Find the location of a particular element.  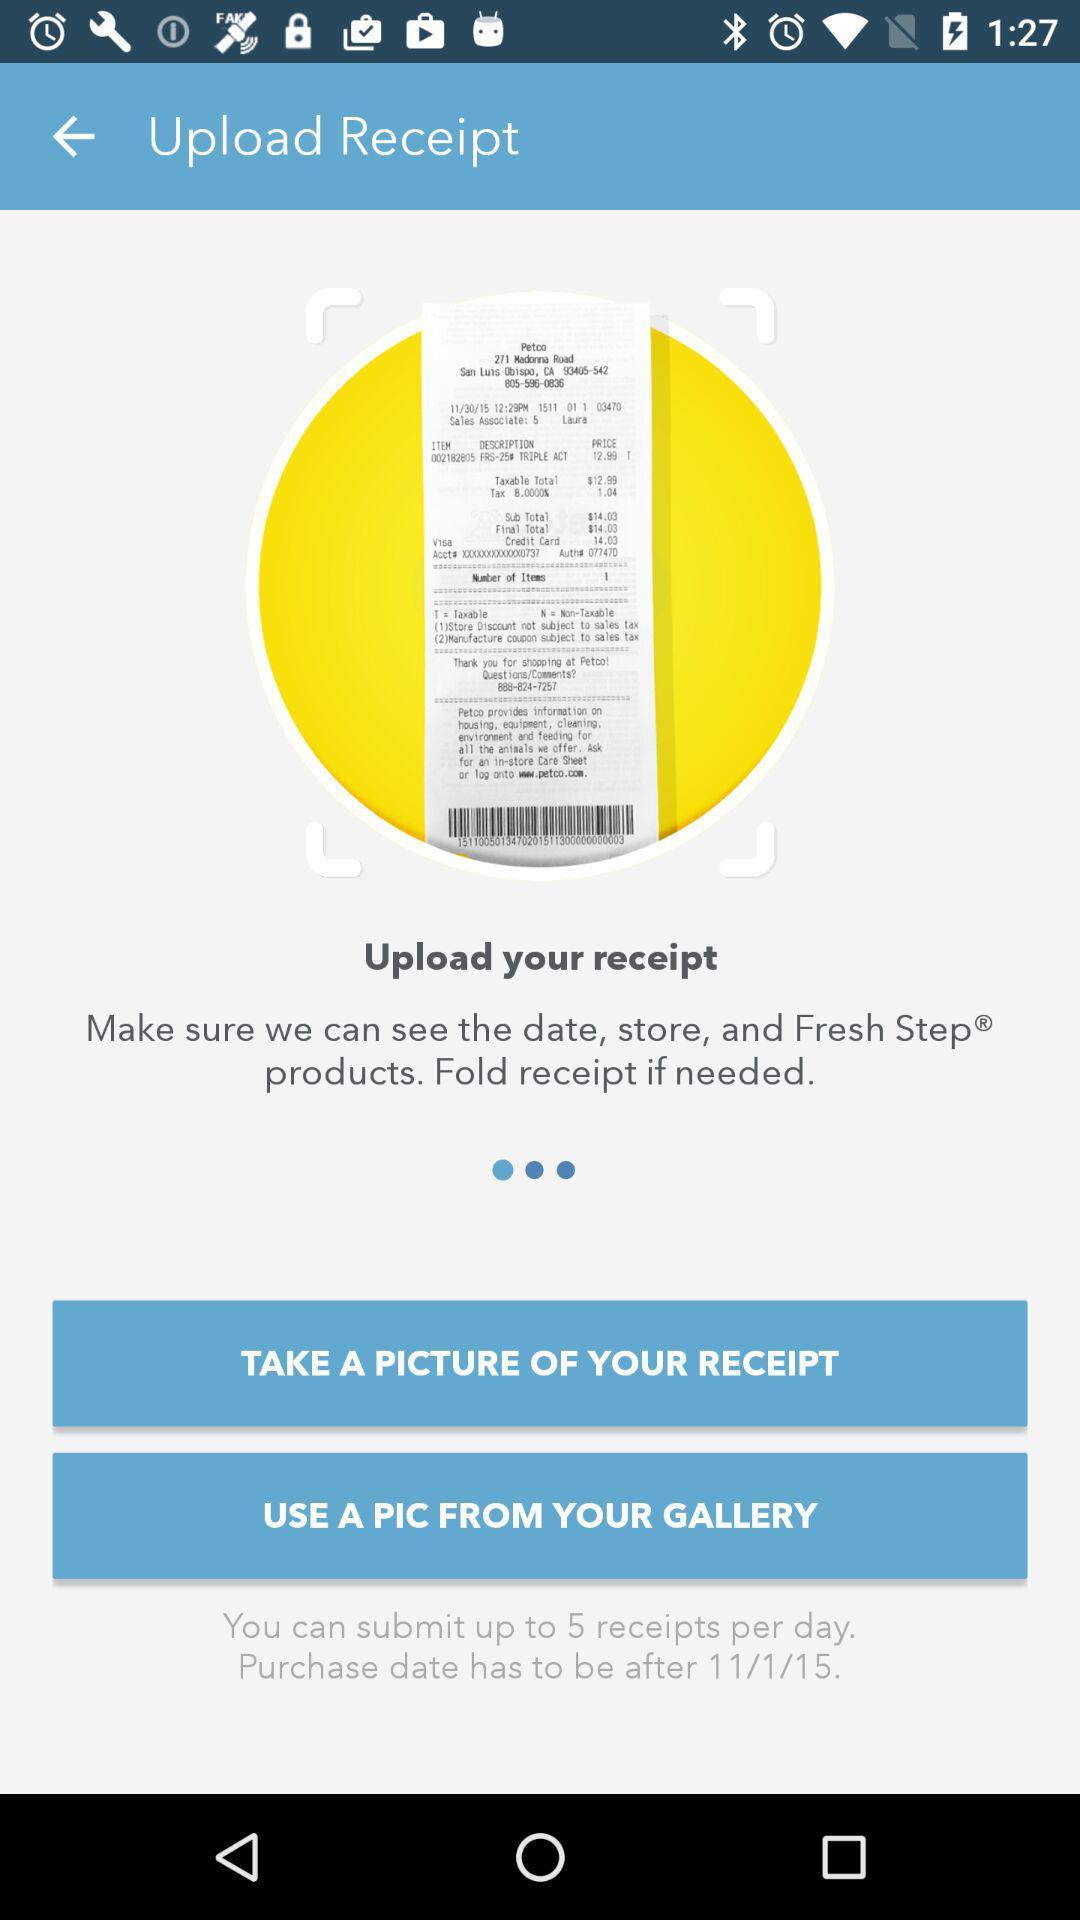

the item above upload your receipt is located at coordinates (72, 135).